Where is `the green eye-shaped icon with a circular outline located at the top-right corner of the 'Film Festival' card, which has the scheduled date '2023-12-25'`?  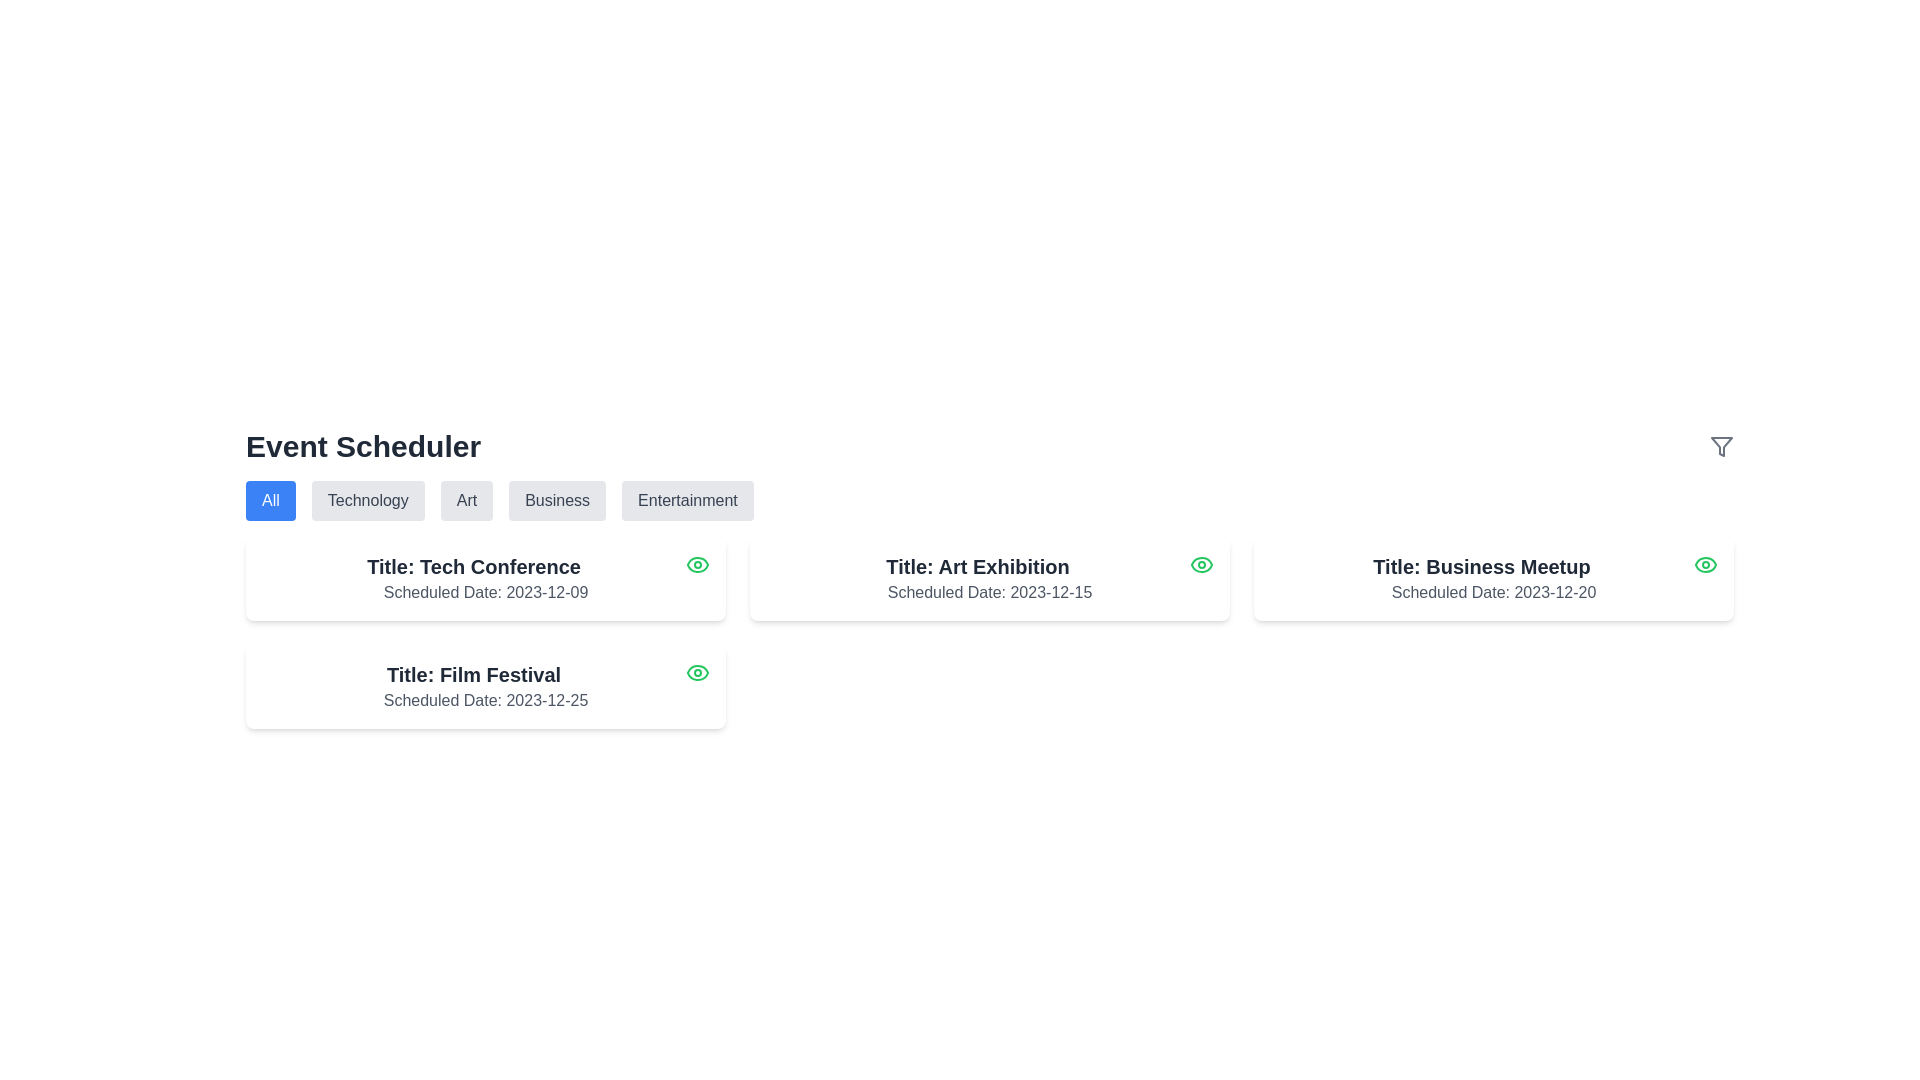 the green eye-shaped icon with a circular outline located at the top-right corner of the 'Film Festival' card, which has the scheduled date '2023-12-25' is located at coordinates (697, 672).